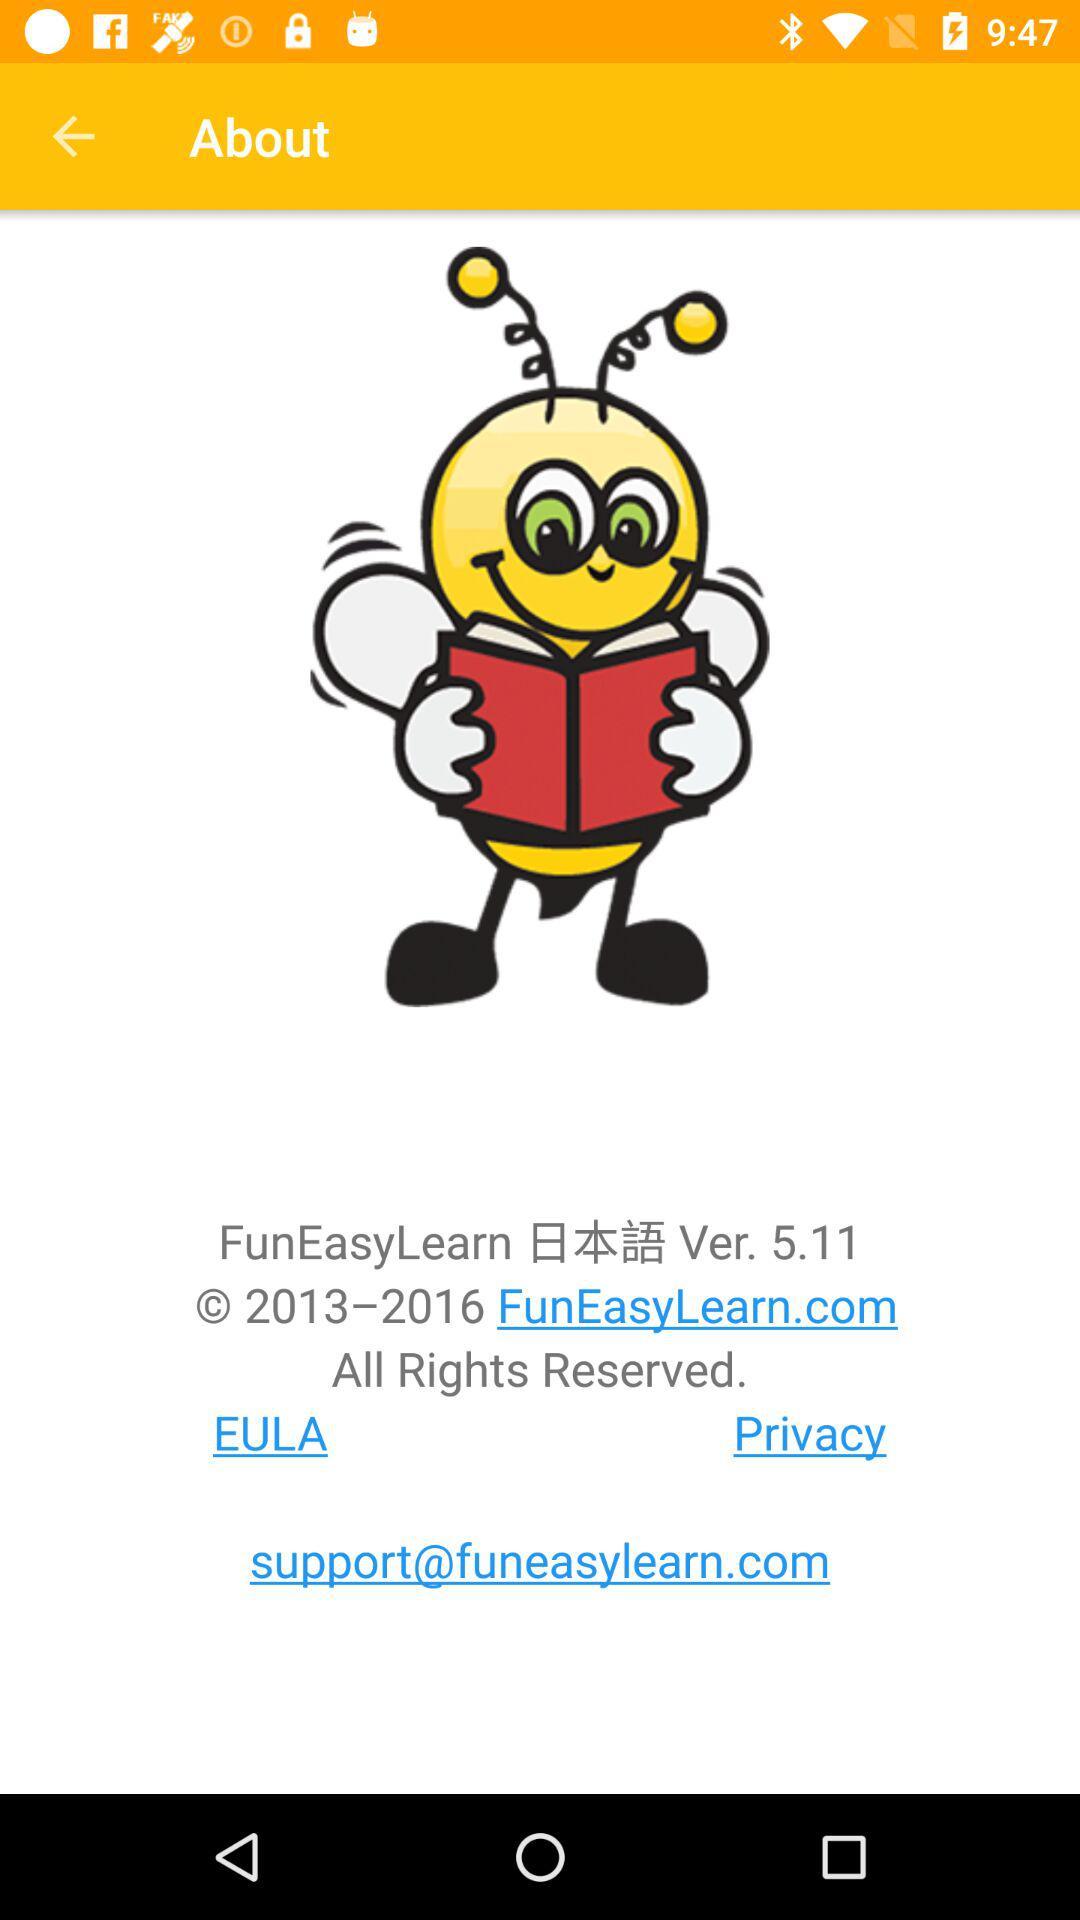  Describe the element at coordinates (270, 1431) in the screenshot. I see `the eula` at that location.